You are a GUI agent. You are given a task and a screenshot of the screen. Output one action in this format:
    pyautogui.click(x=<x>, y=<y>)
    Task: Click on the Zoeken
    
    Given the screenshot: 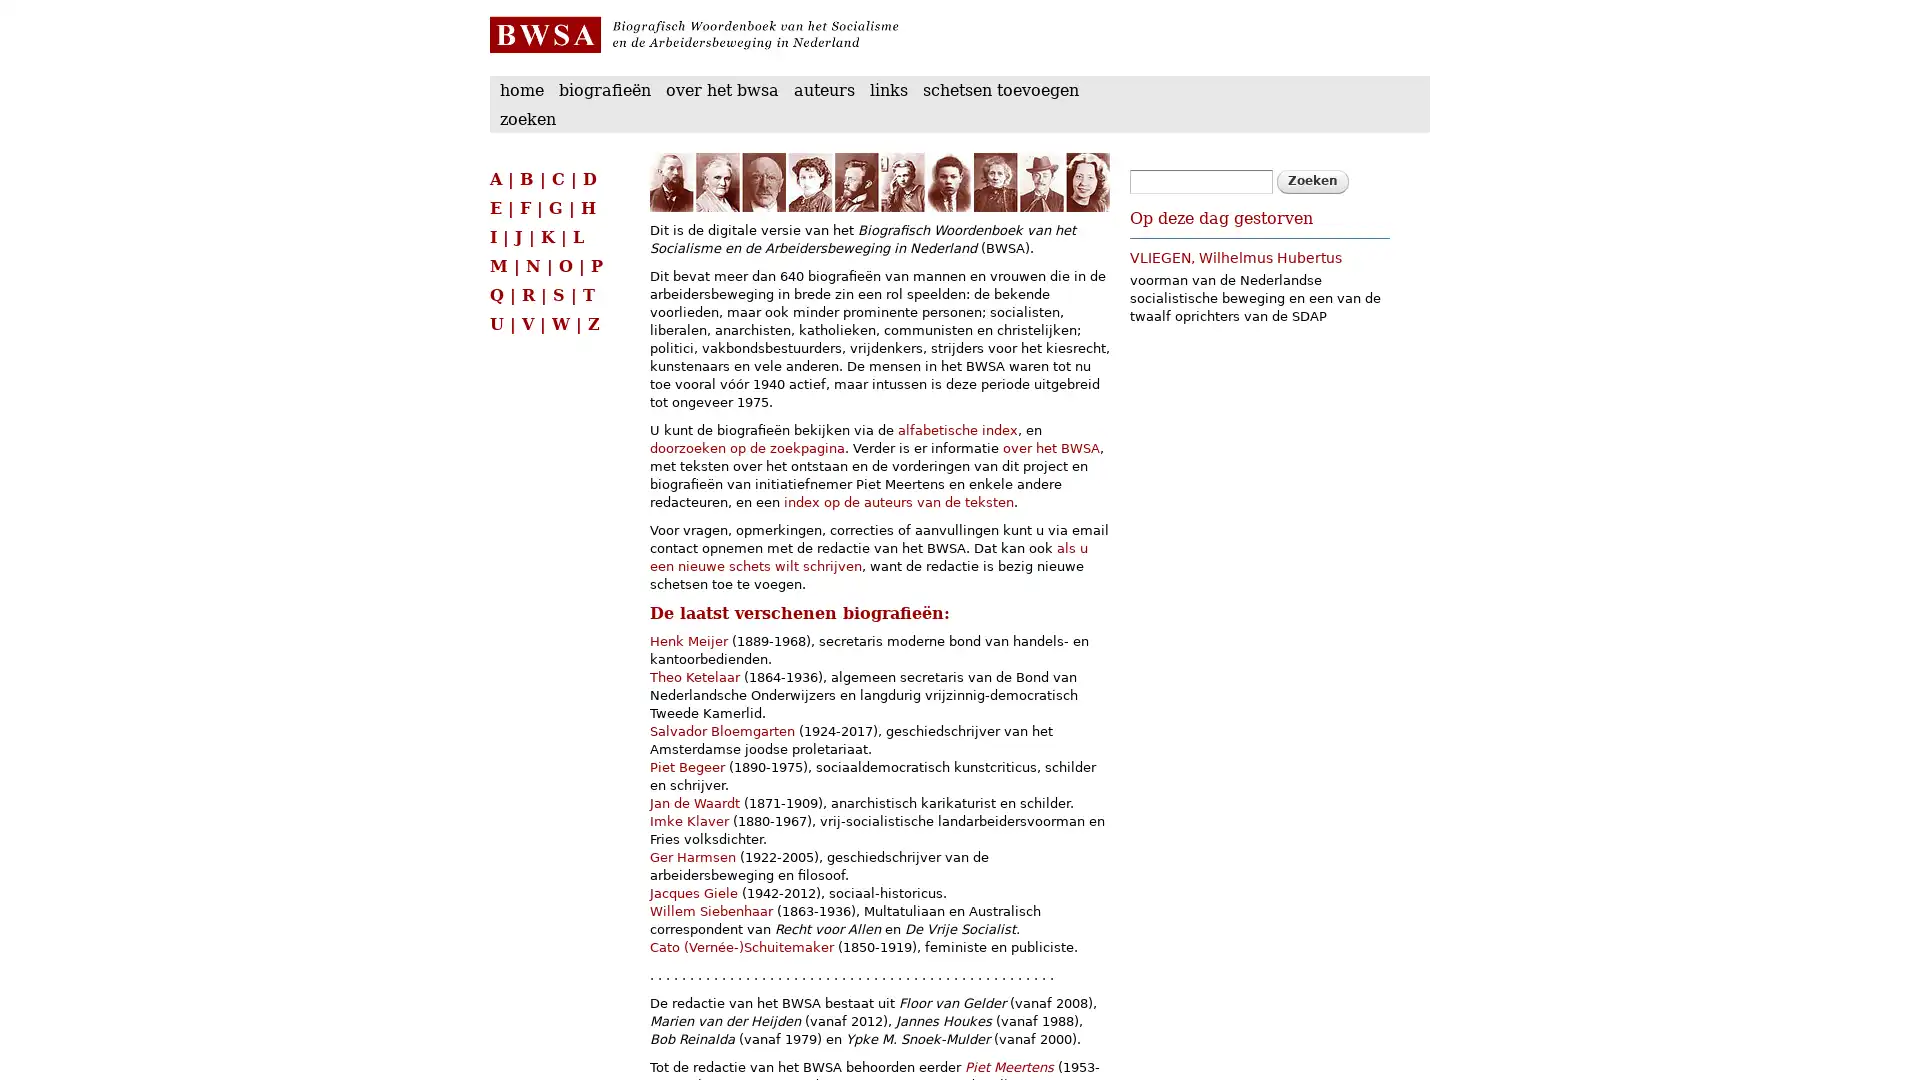 What is the action you would take?
    pyautogui.click(x=1313, y=181)
    